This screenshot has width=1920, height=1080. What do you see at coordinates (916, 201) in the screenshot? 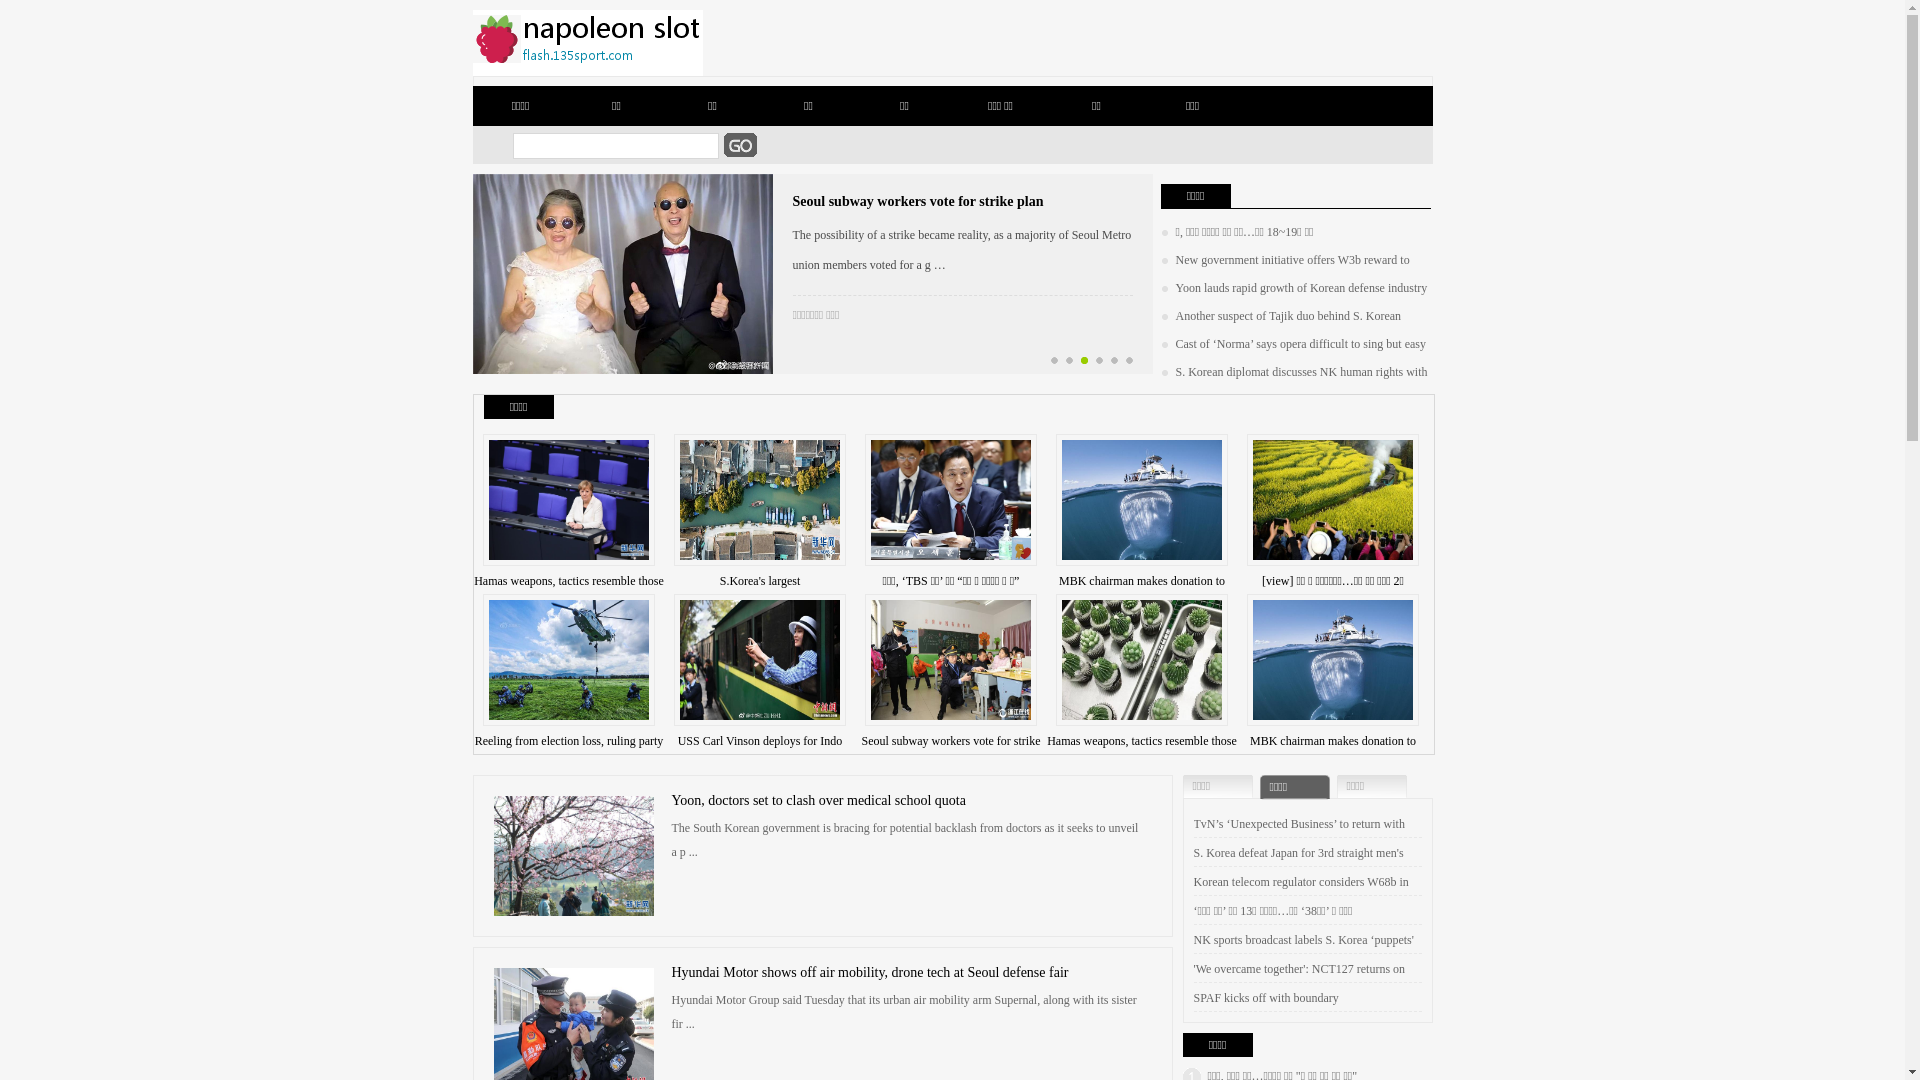
I see `'Seoul subway workers vote for strike plan'` at bounding box center [916, 201].